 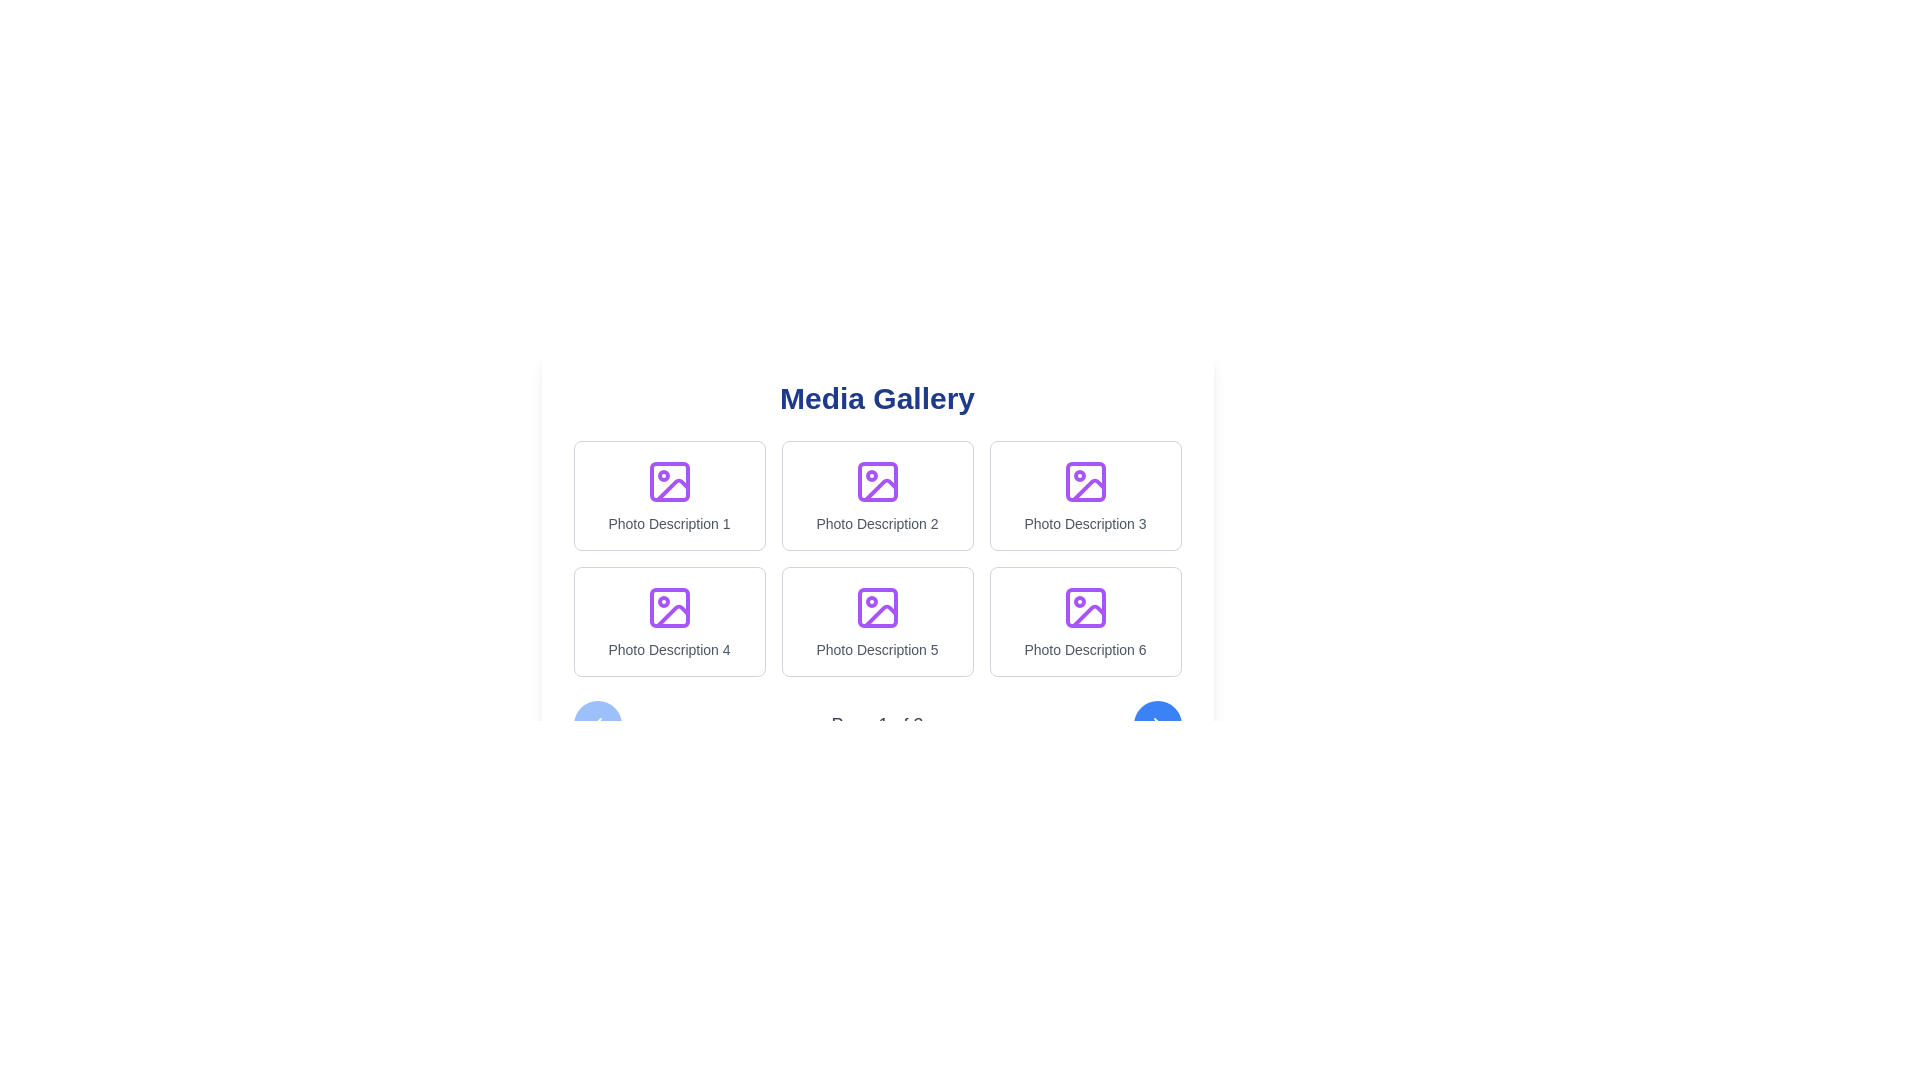 What do you see at coordinates (1084, 607) in the screenshot?
I see `the icon resembling a basic image representation with a purple border and a circular detail, which is visually associated with the text 'Photo Description 6' located below it` at bounding box center [1084, 607].